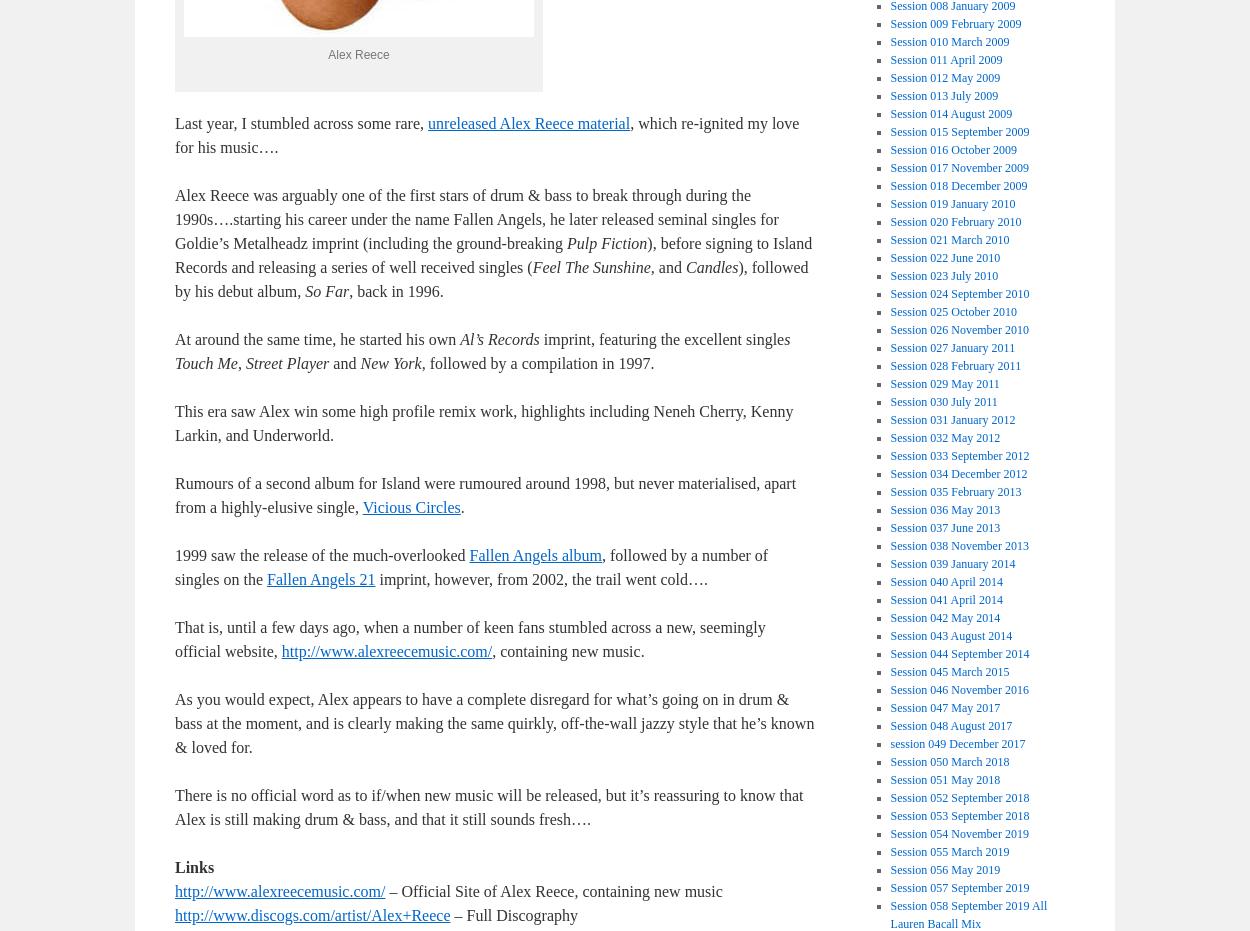 Image resolution: width=1250 pixels, height=931 pixels. Describe the element at coordinates (890, 113) in the screenshot. I see `'Session 014 August 2009'` at that location.